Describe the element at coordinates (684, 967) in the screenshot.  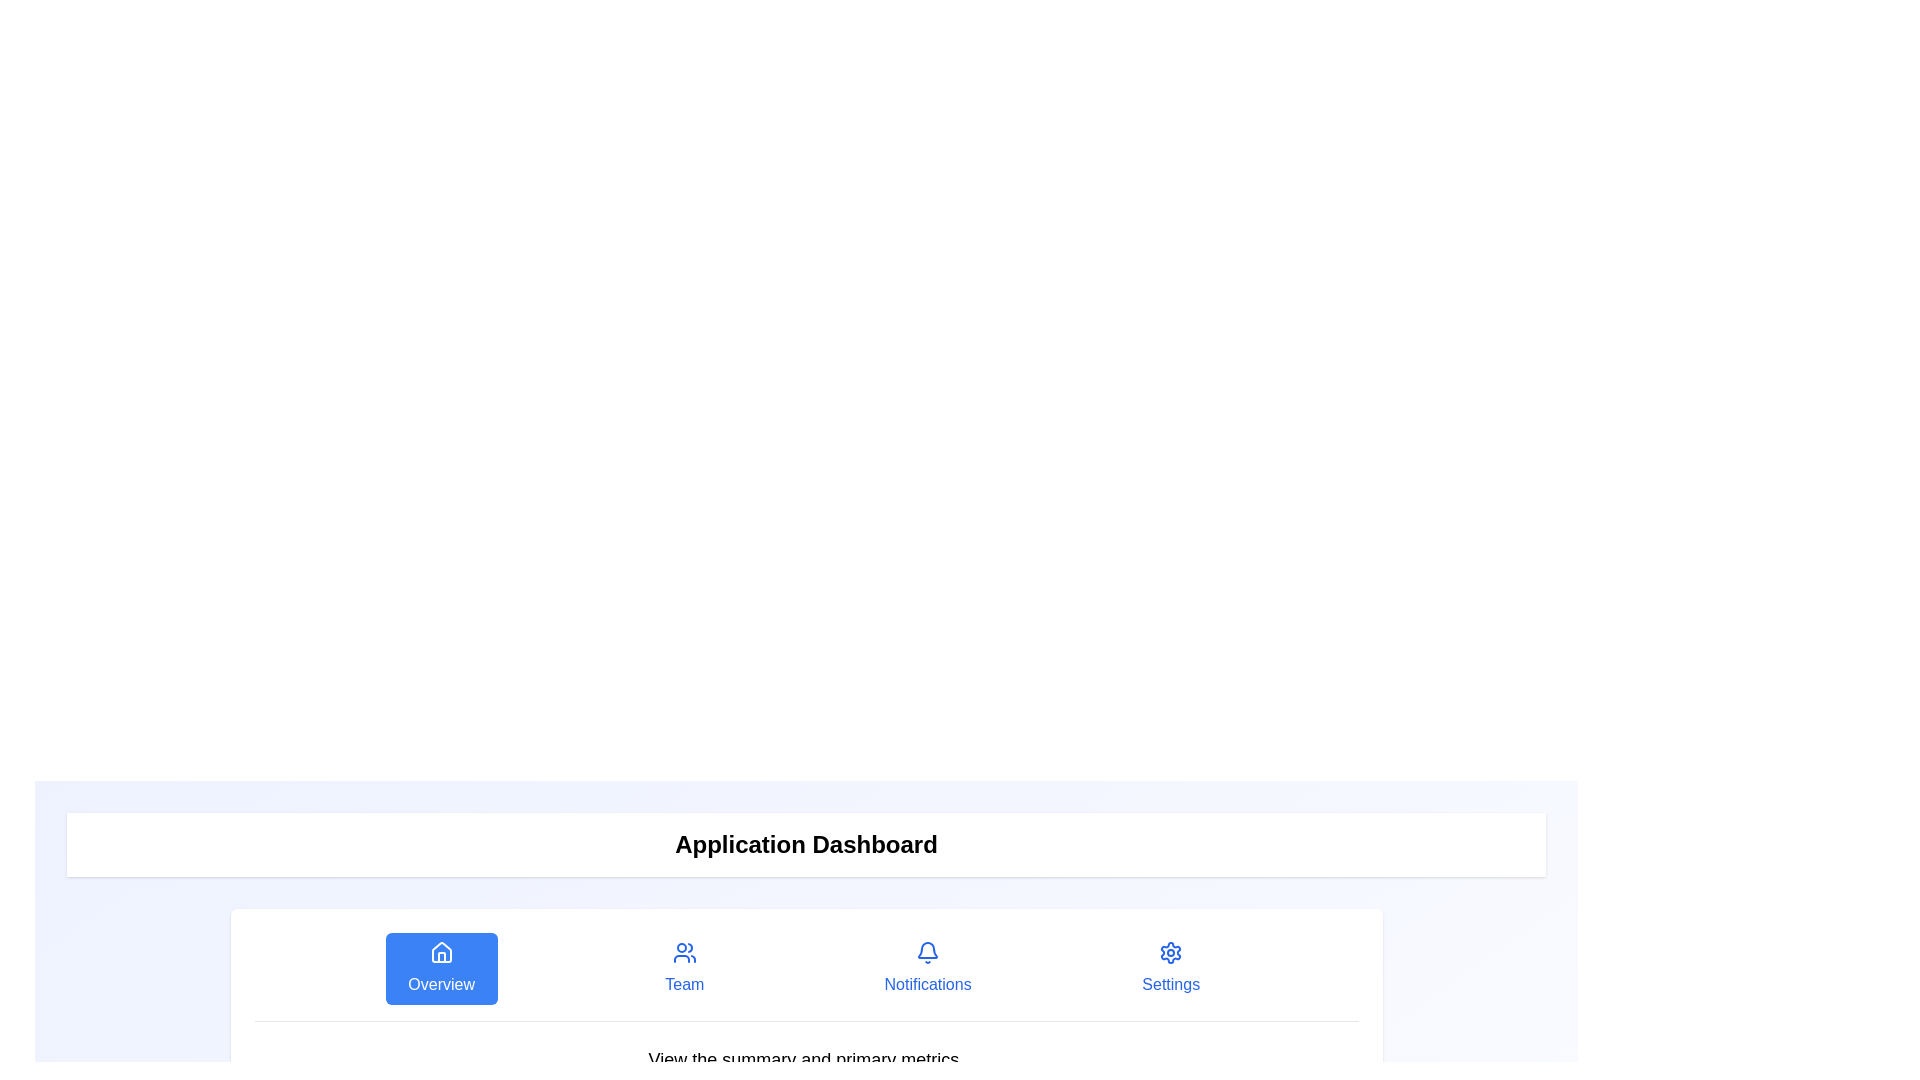
I see `the 'Team' button, which features an icon of a group of people with blue outlines and has a light blue background upon hovering. It is the second button from the left in a horizontal navbar located at the lower section of the application's header area` at that location.